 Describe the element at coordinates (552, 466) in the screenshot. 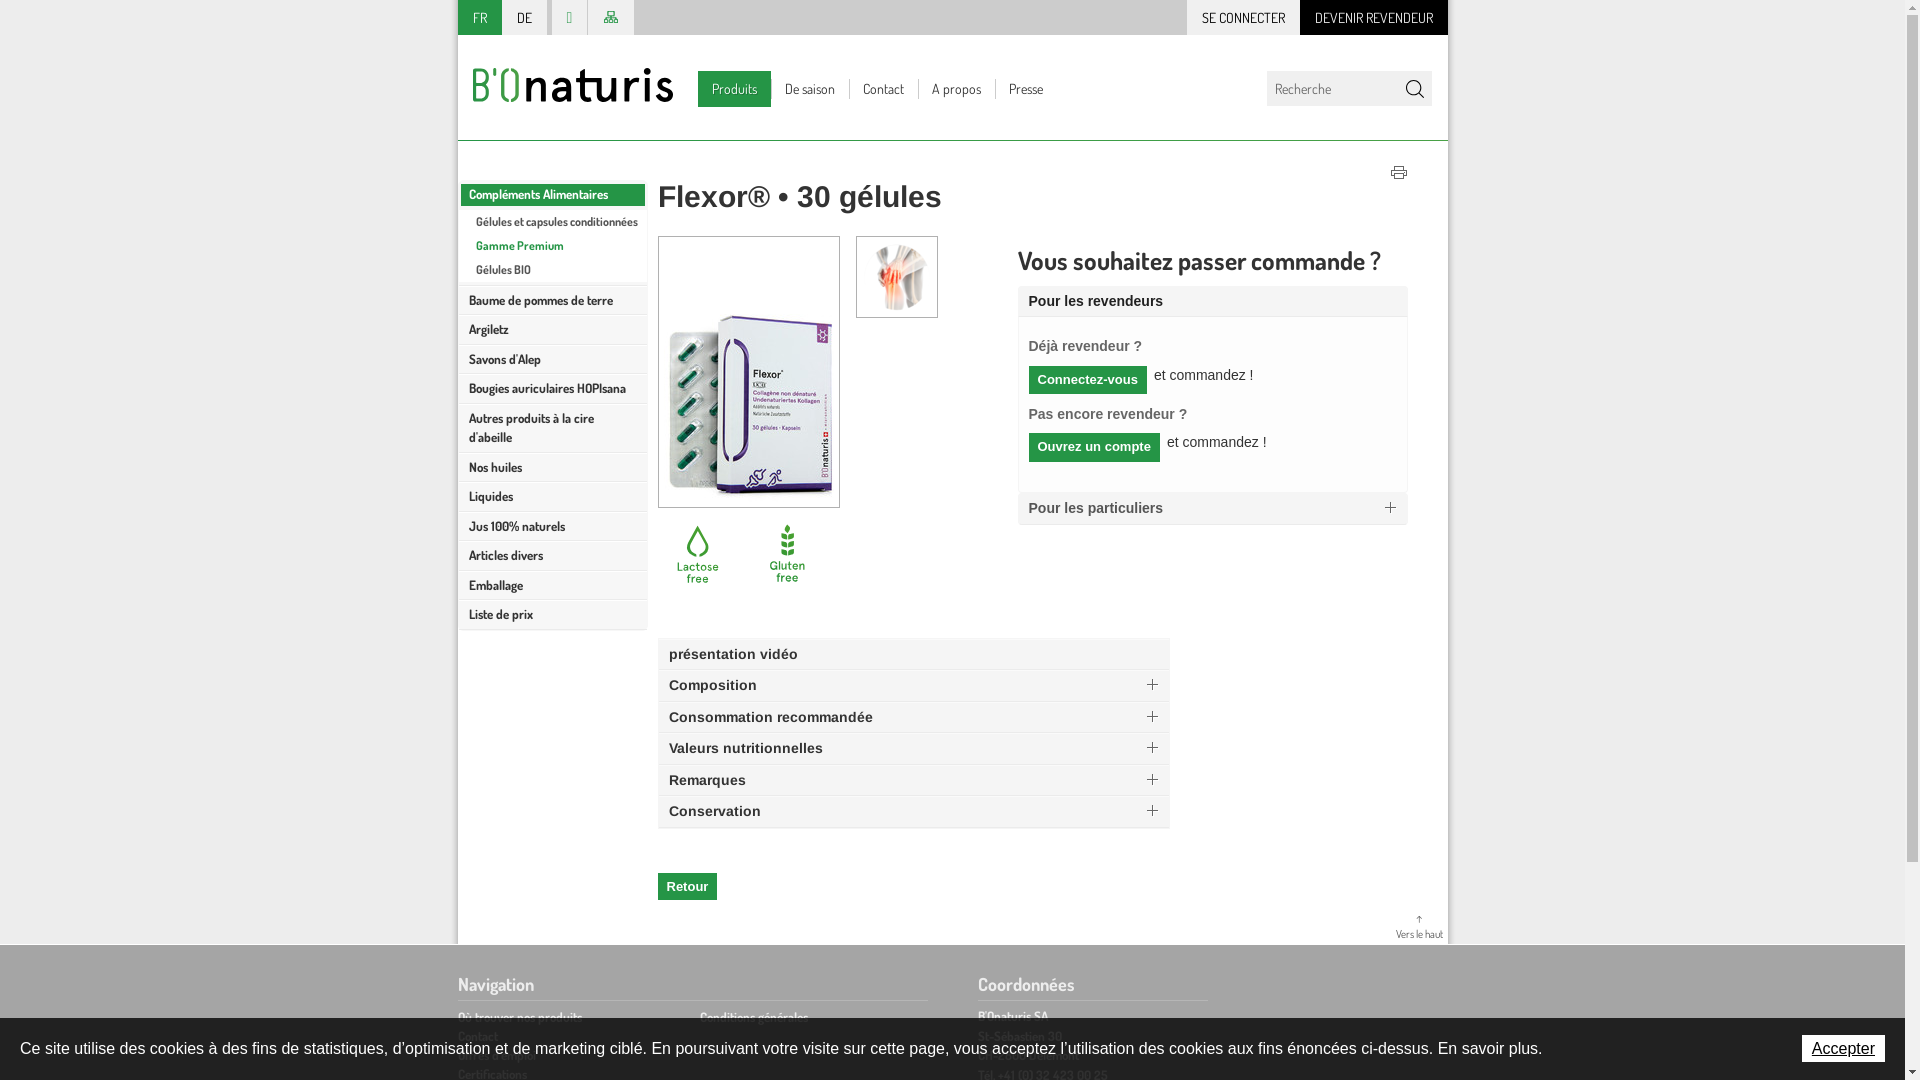

I see `'Nos huiles'` at that location.